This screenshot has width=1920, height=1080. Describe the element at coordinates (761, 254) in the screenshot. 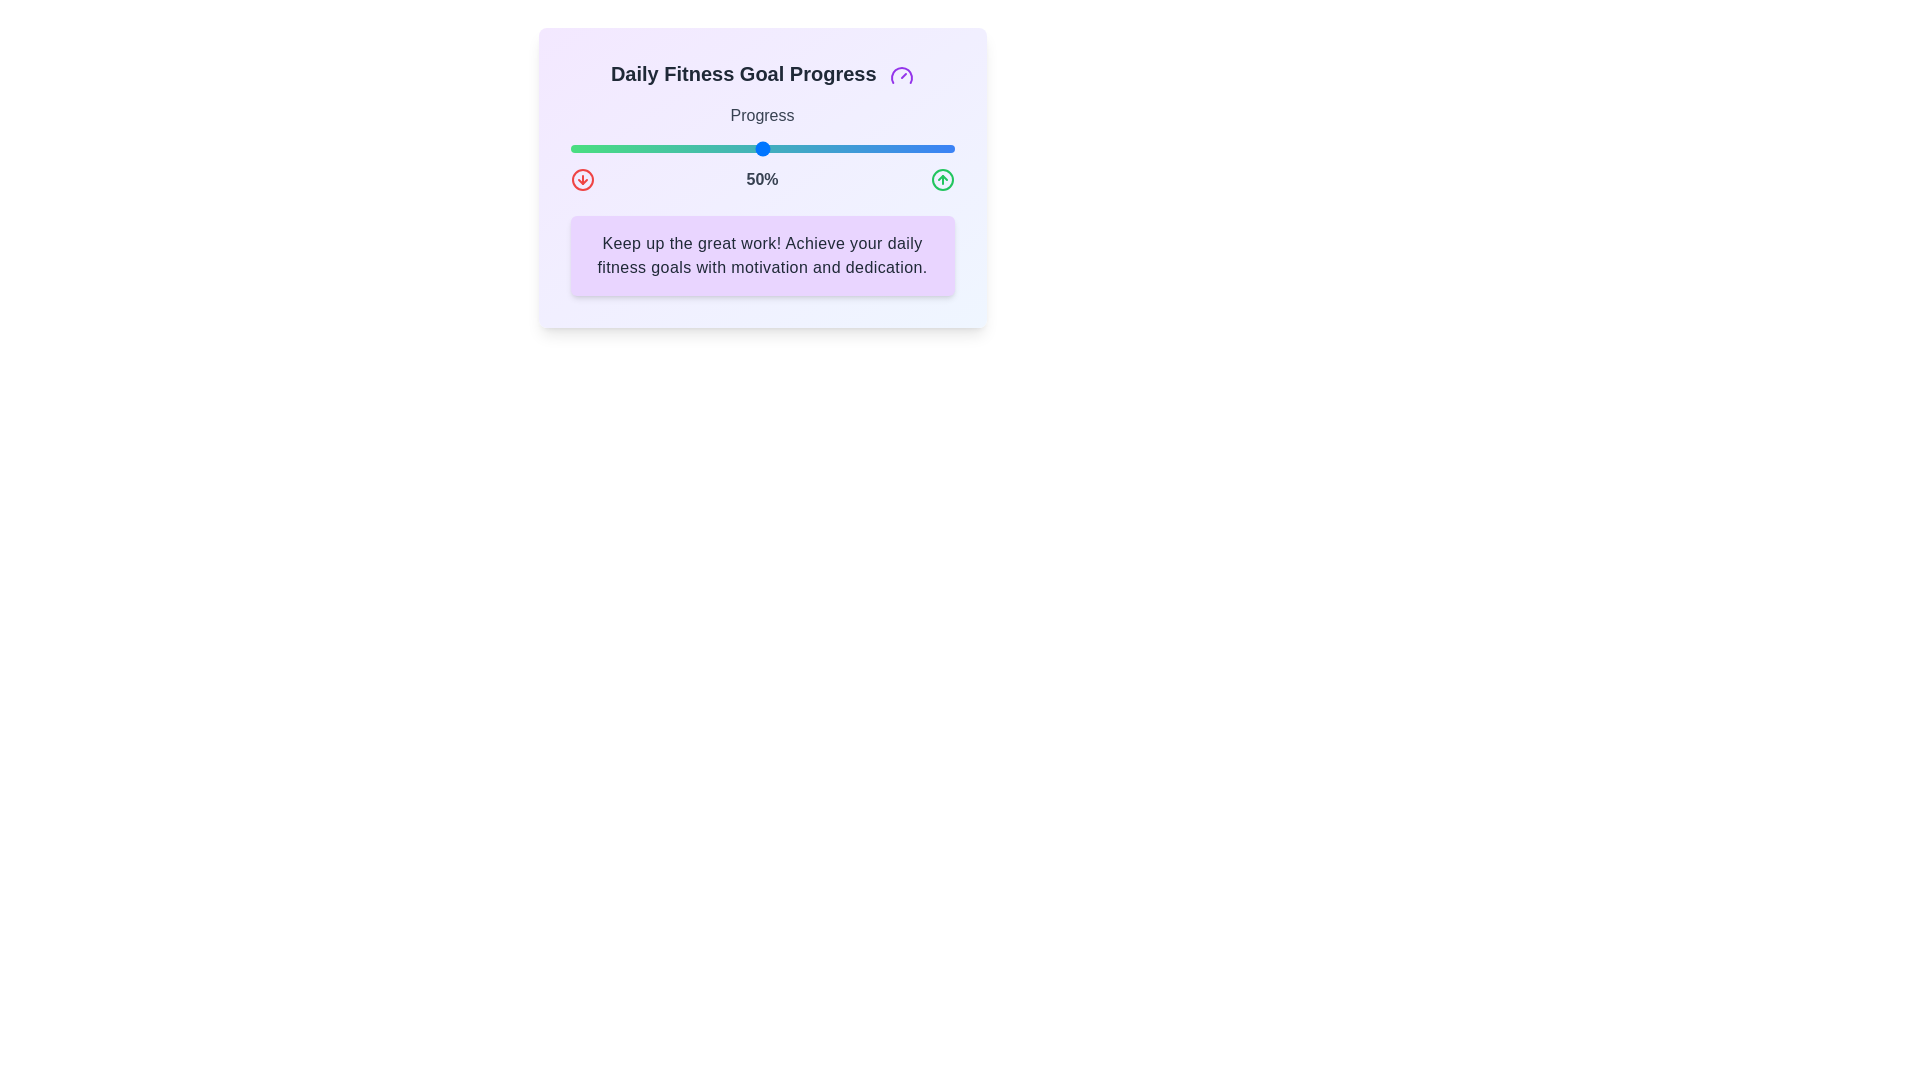

I see `the motivational text area to read its content` at that location.